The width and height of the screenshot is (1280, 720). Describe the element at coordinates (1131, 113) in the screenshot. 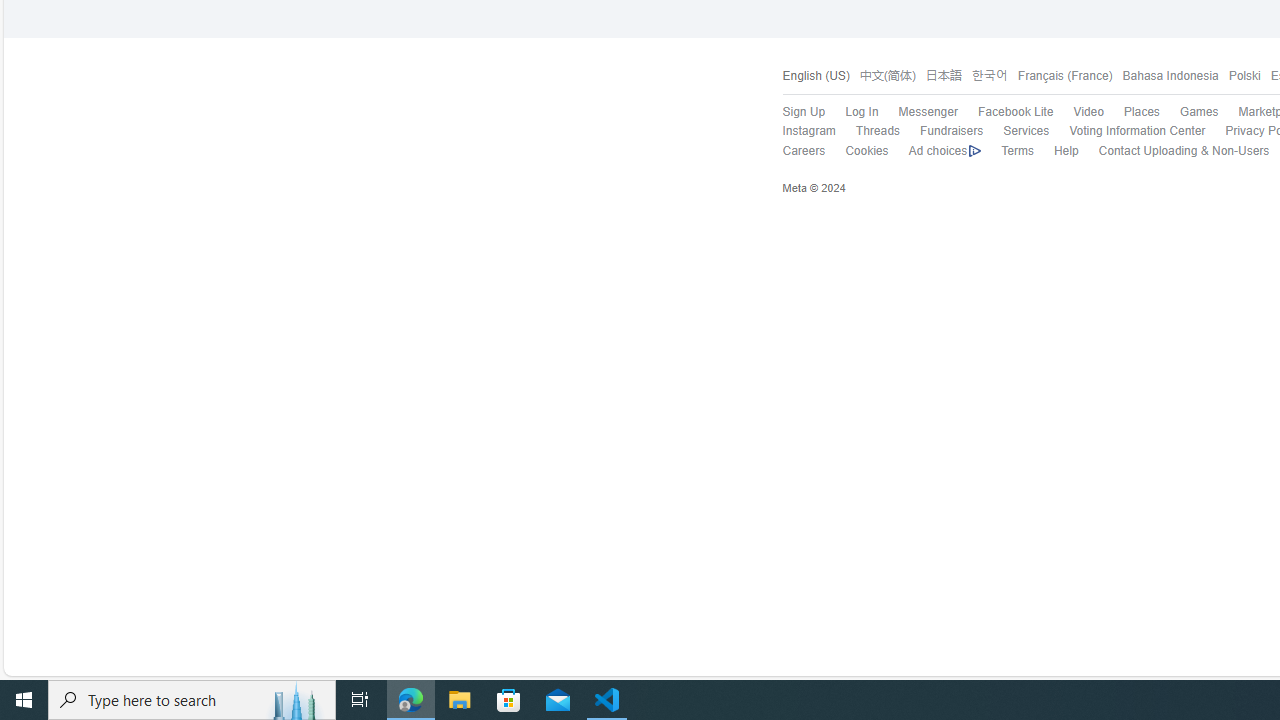

I see `'Places'` at that location.